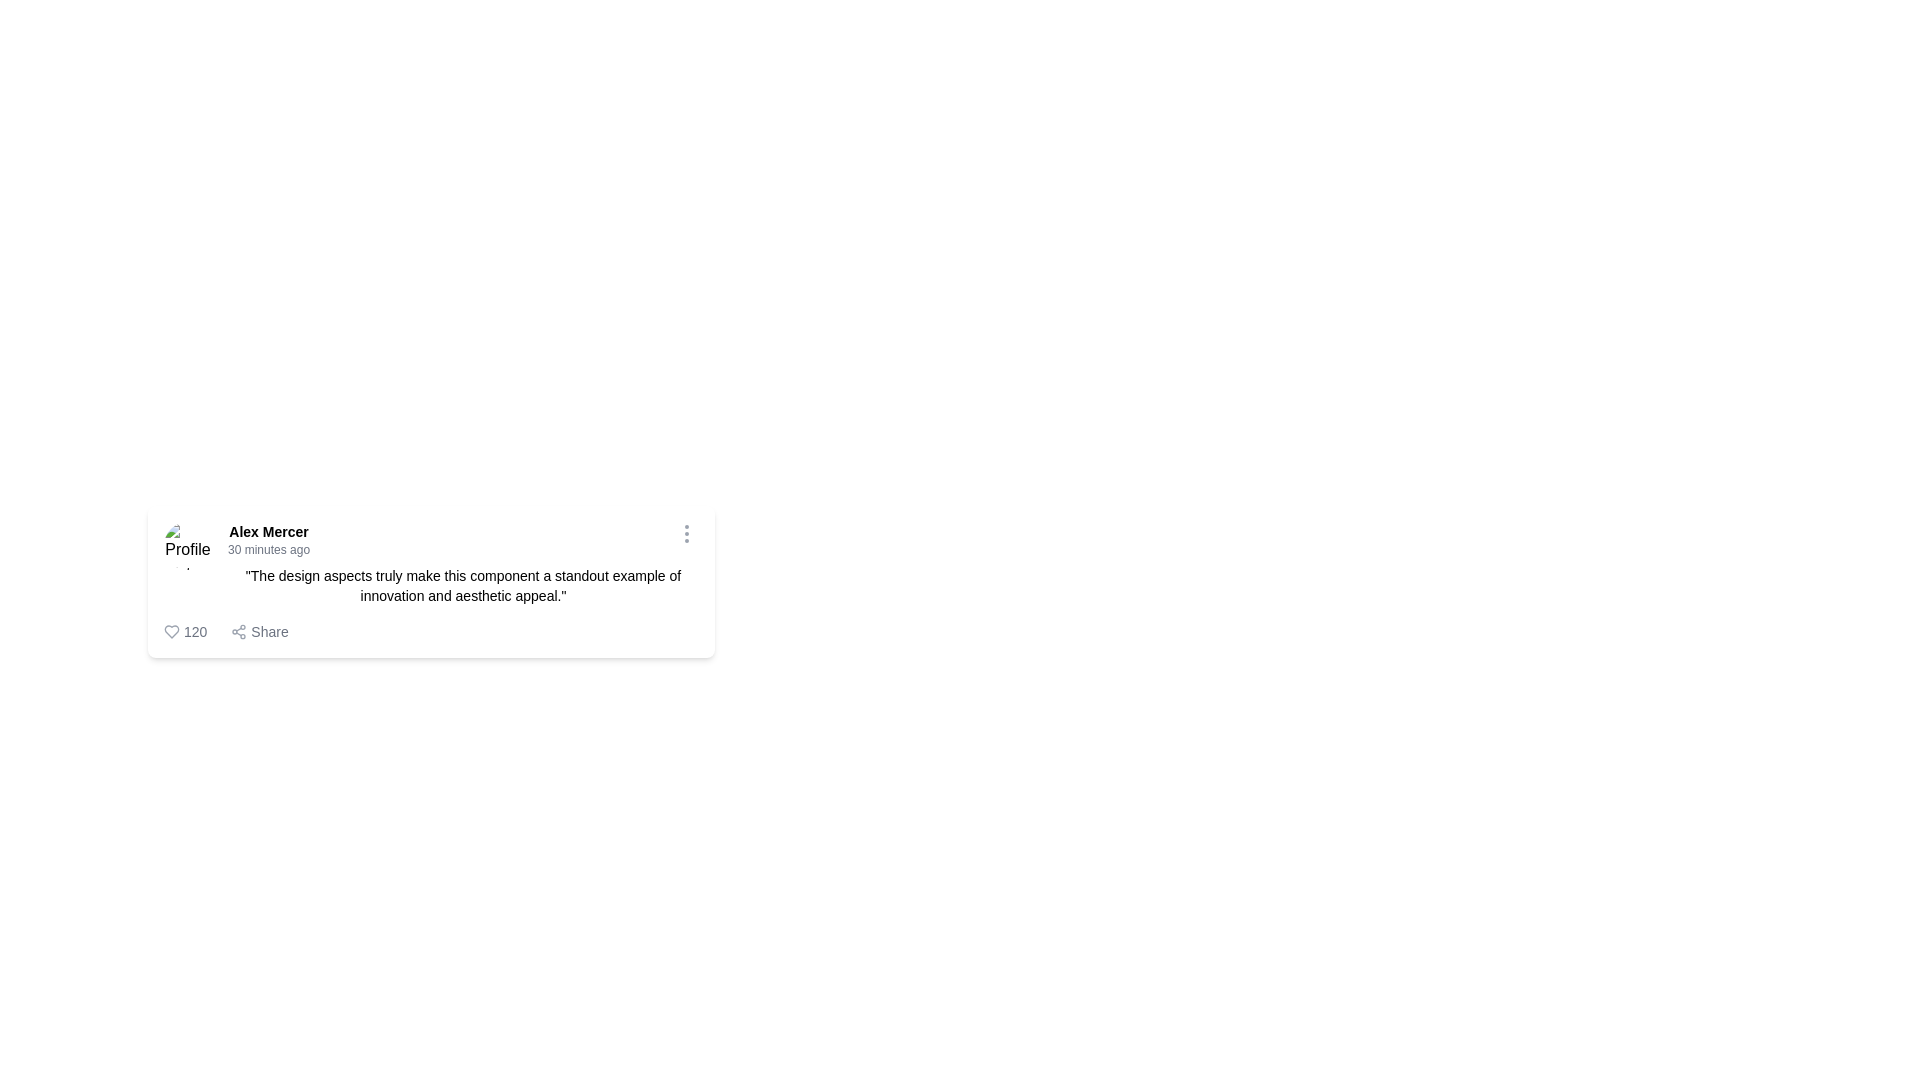 The image size is (1920, 1080). Describe the element at coordinates (239, 632) in the screenshot. I see `the share icon located to the left of the 'Share' text at the lower-right corner of the card-like component` at that location.